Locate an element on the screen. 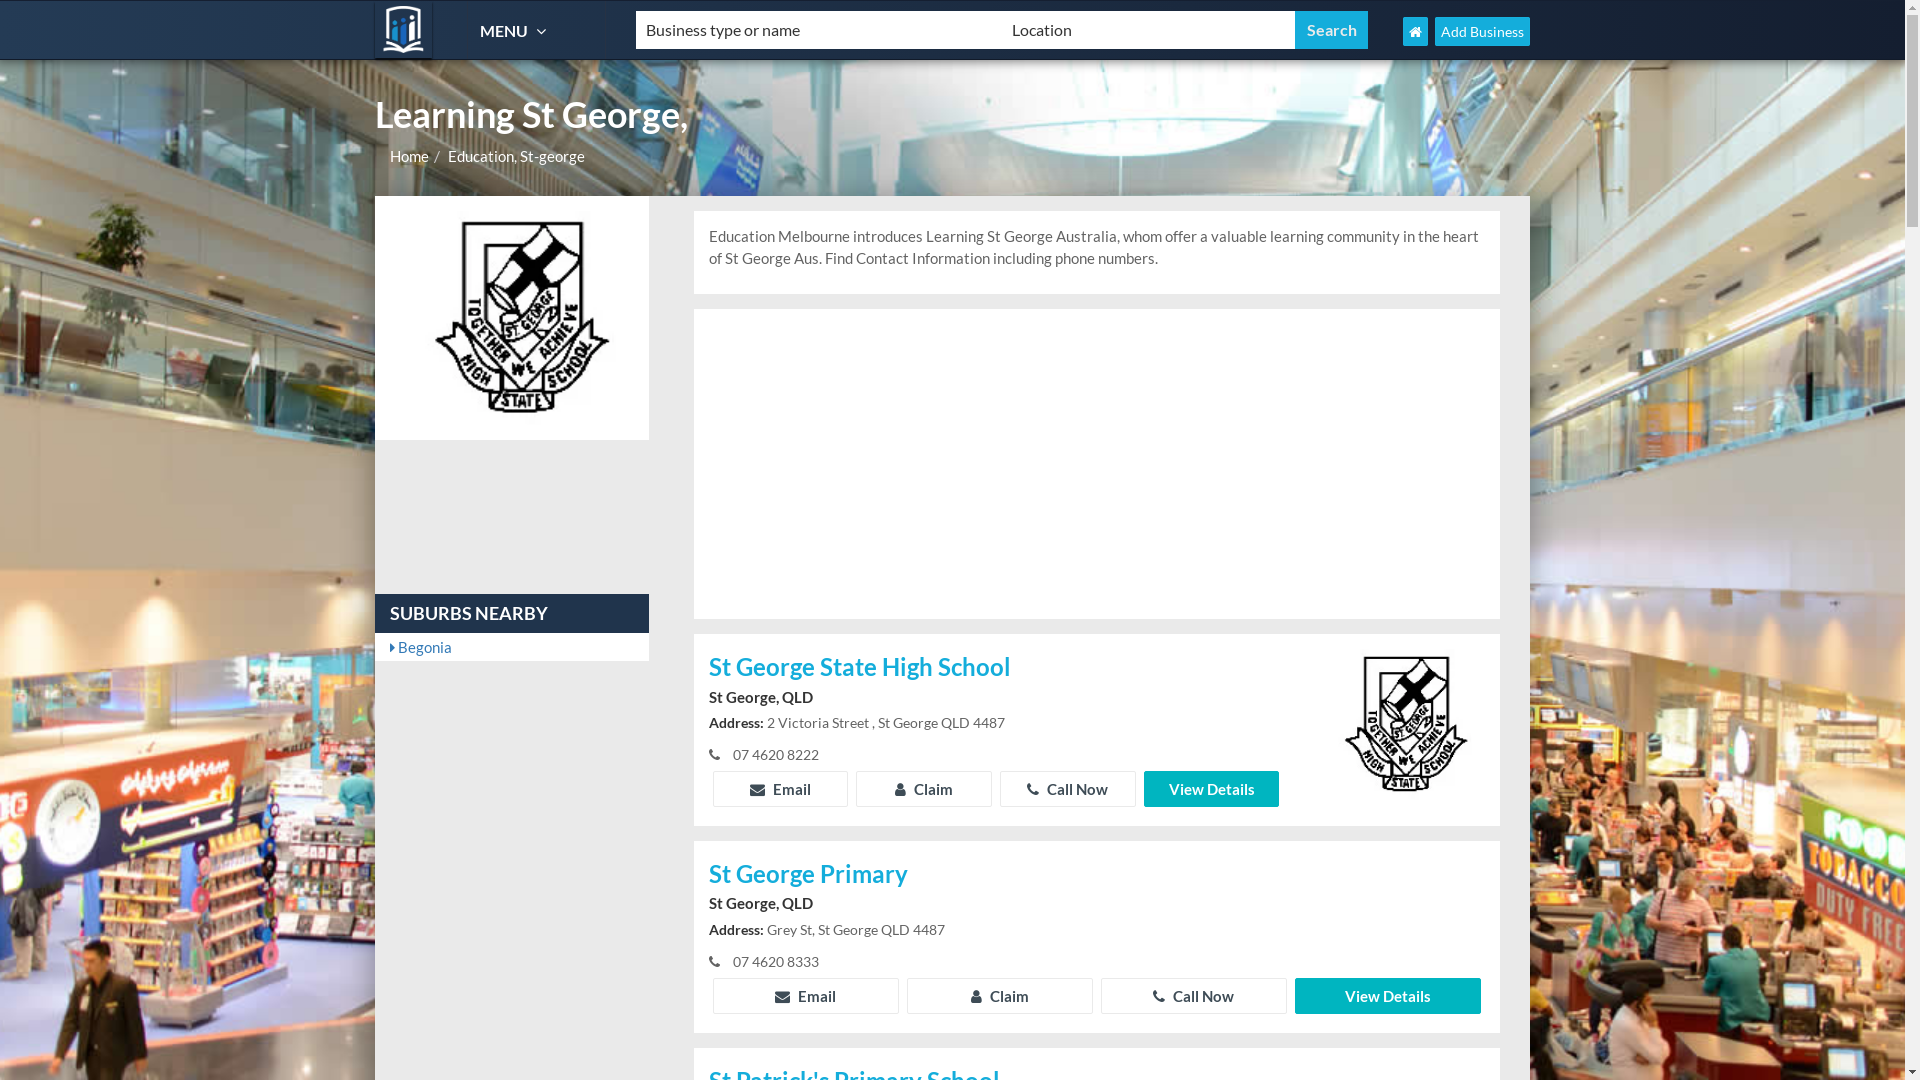 Image resolution: width=1920 pixels, height=1080 pixels. 'Add Business' is located at coordinates (1434, 31).